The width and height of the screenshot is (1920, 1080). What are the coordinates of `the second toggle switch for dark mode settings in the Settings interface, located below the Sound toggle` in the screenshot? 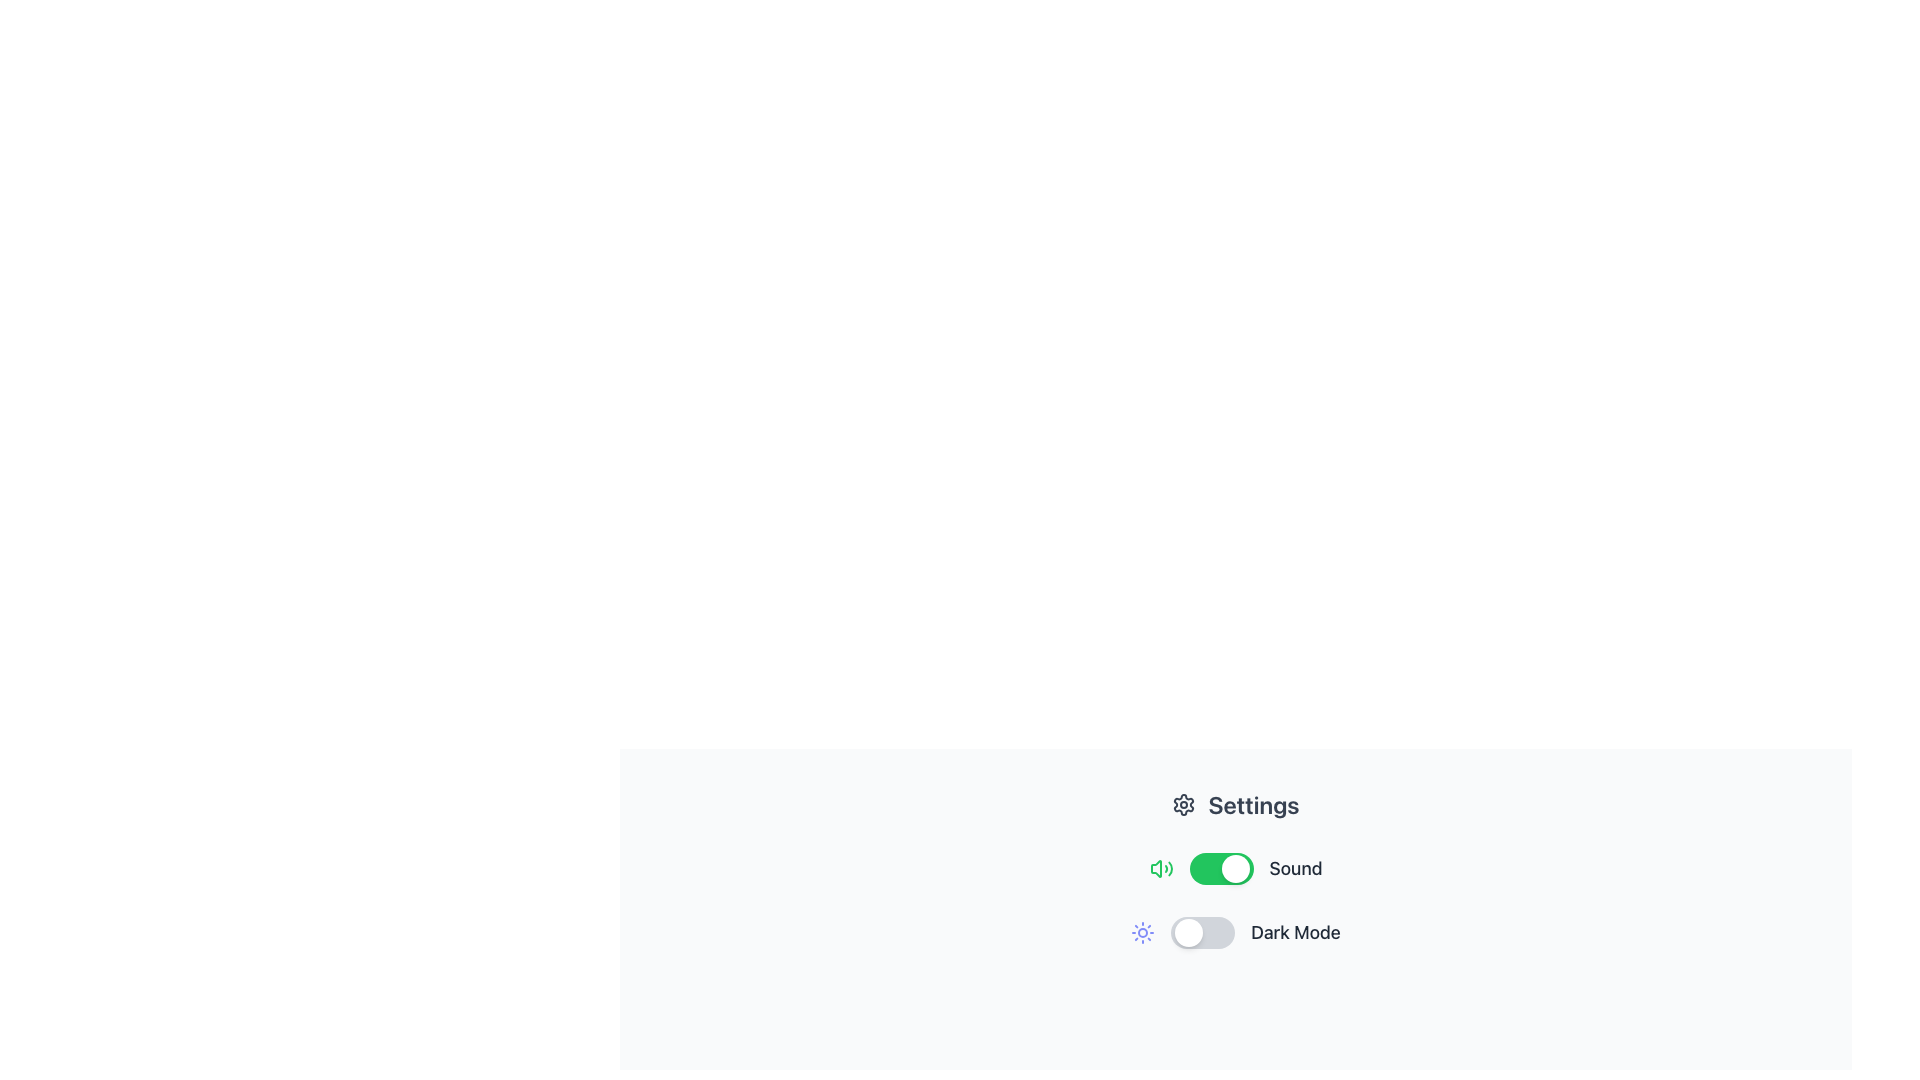 It's located at (1235, 933).